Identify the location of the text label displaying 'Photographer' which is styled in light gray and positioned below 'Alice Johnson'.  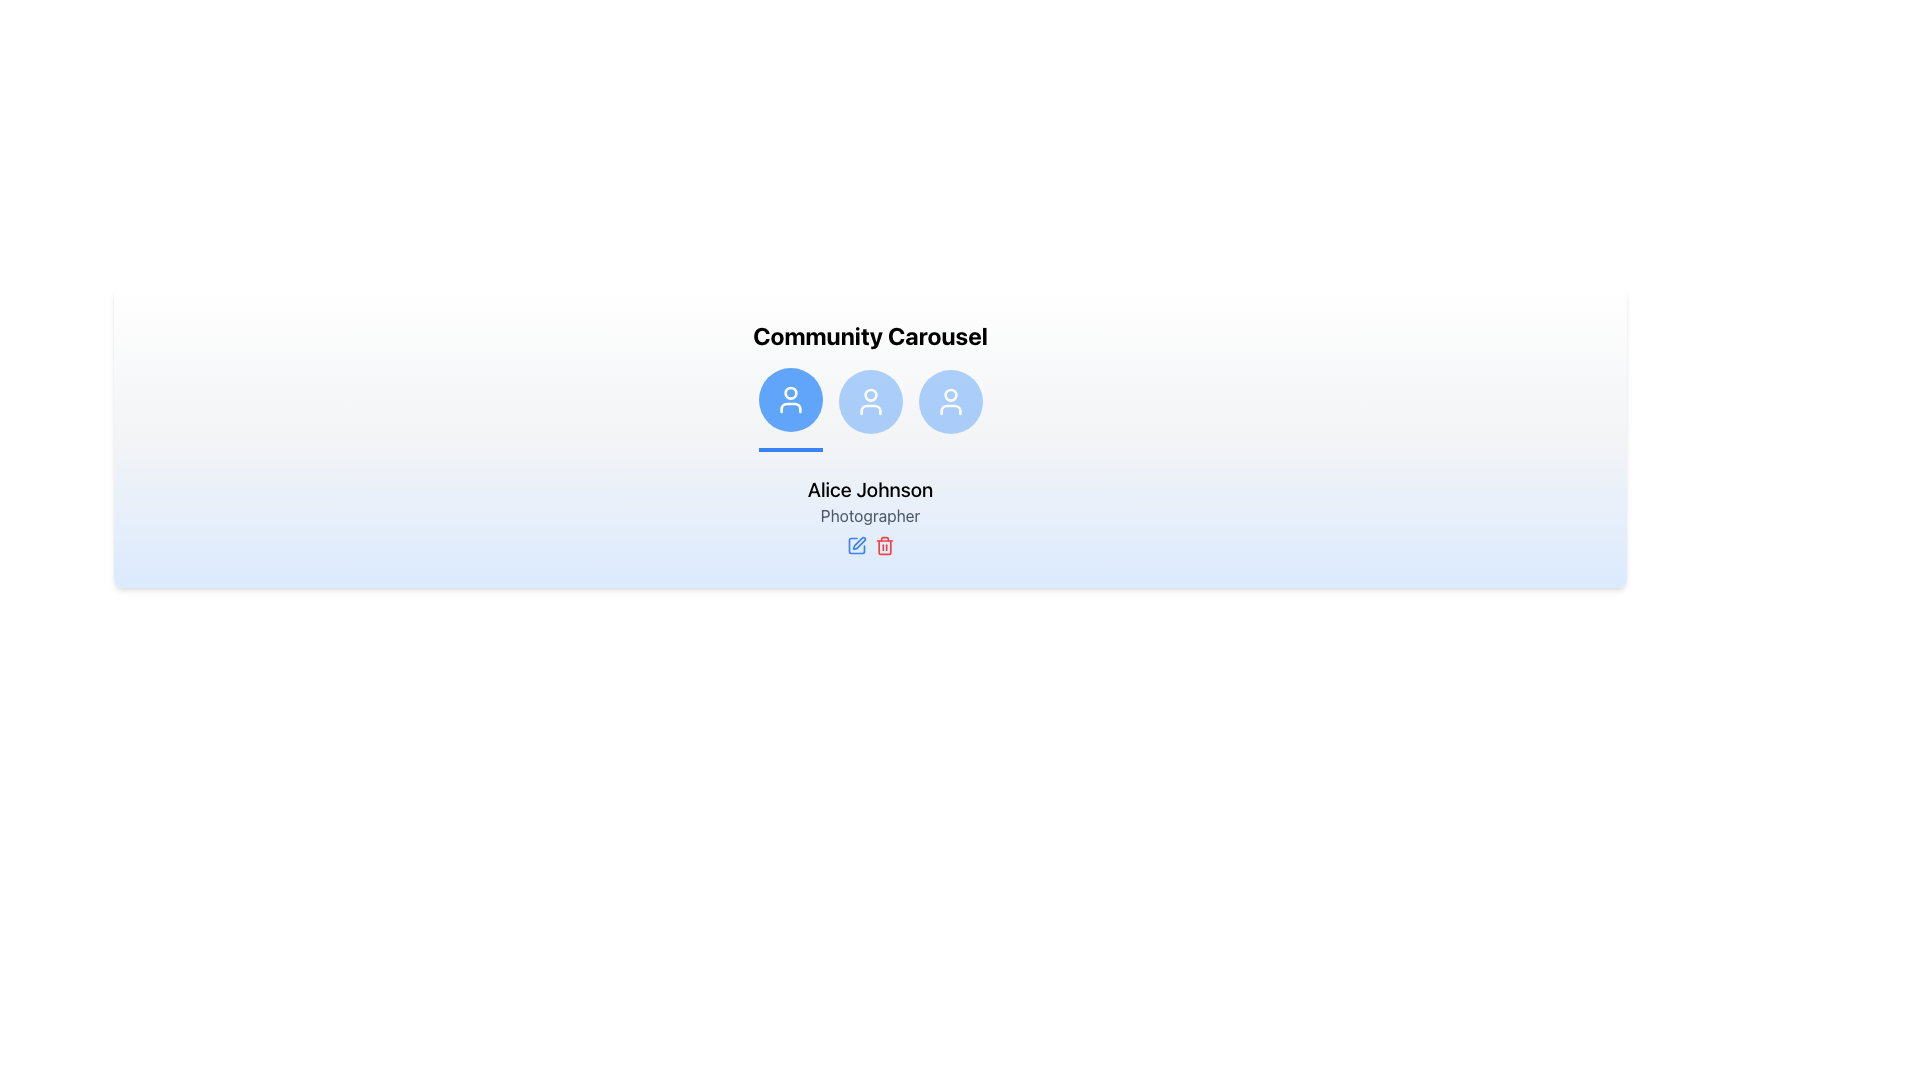
(870, 515).